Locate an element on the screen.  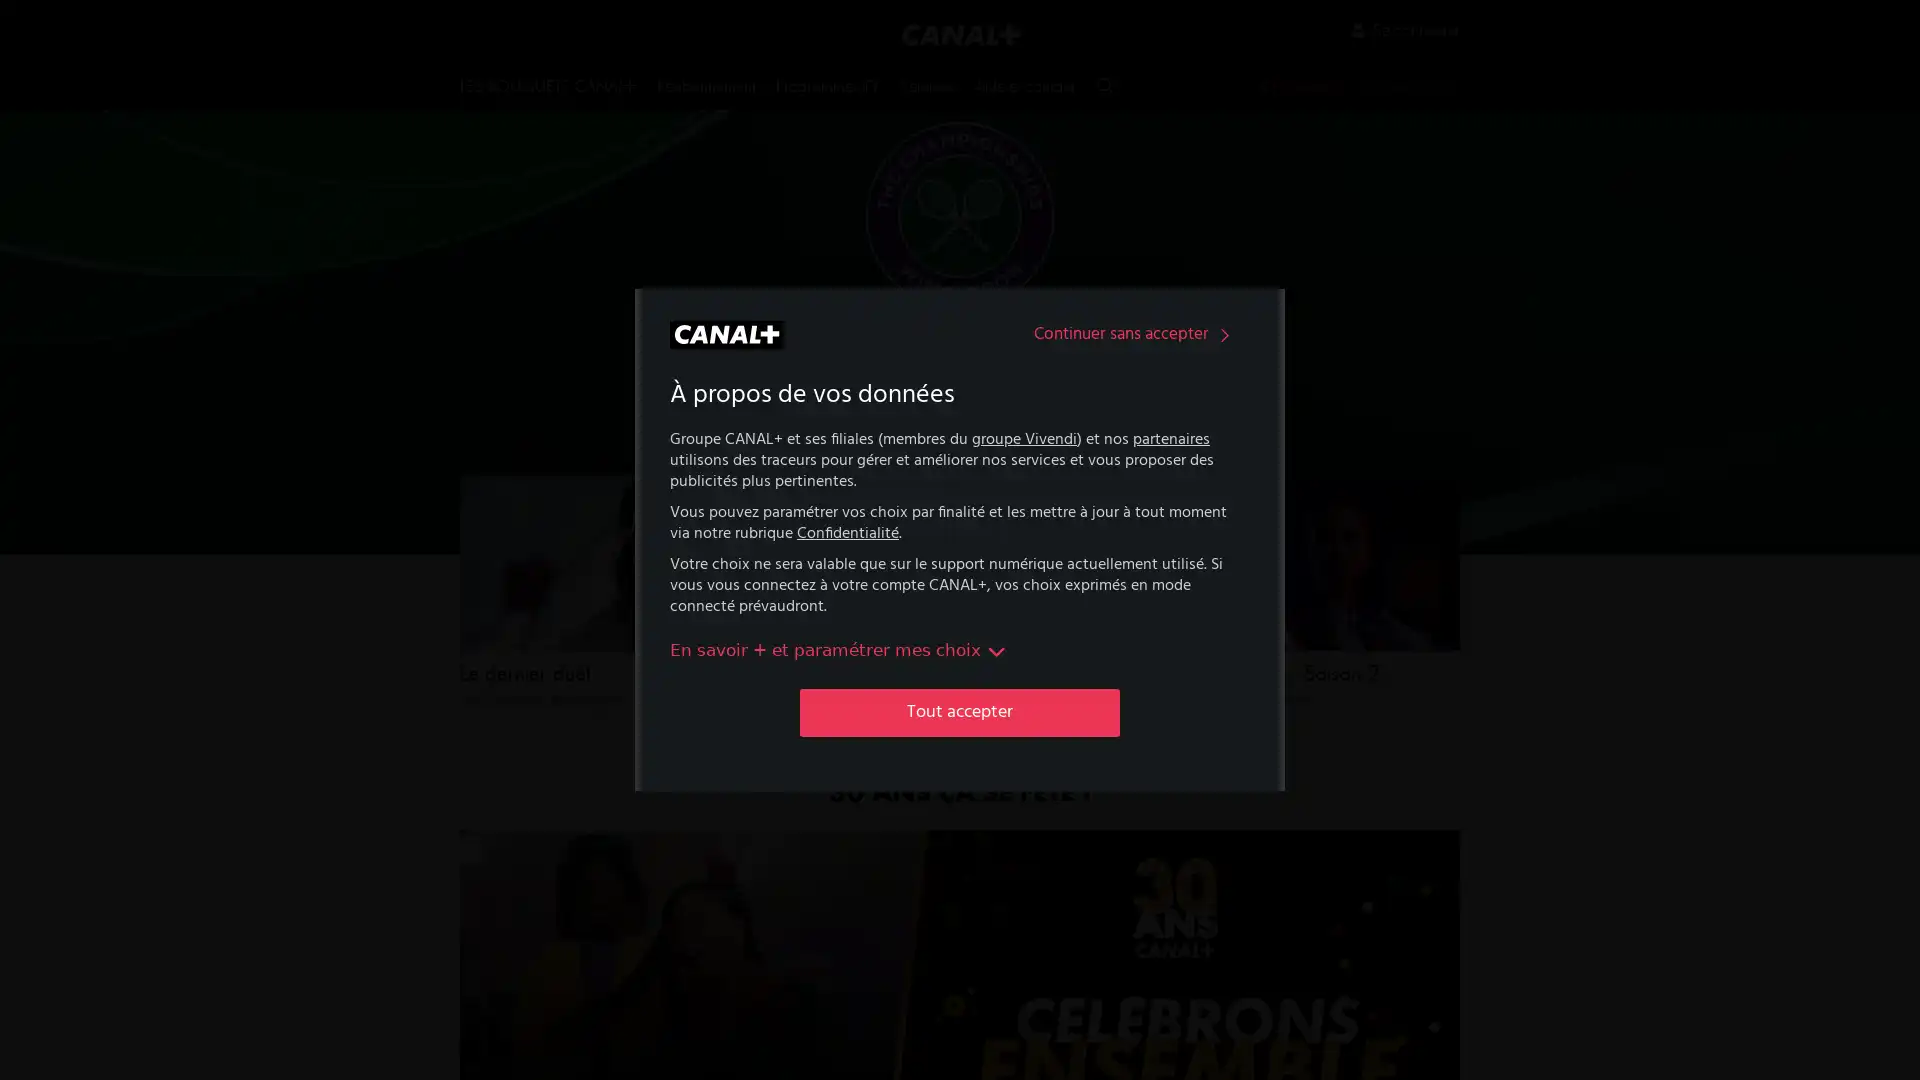
Continuer sans accepter notre traitement des donnees is located at coordinates (1136, 334).